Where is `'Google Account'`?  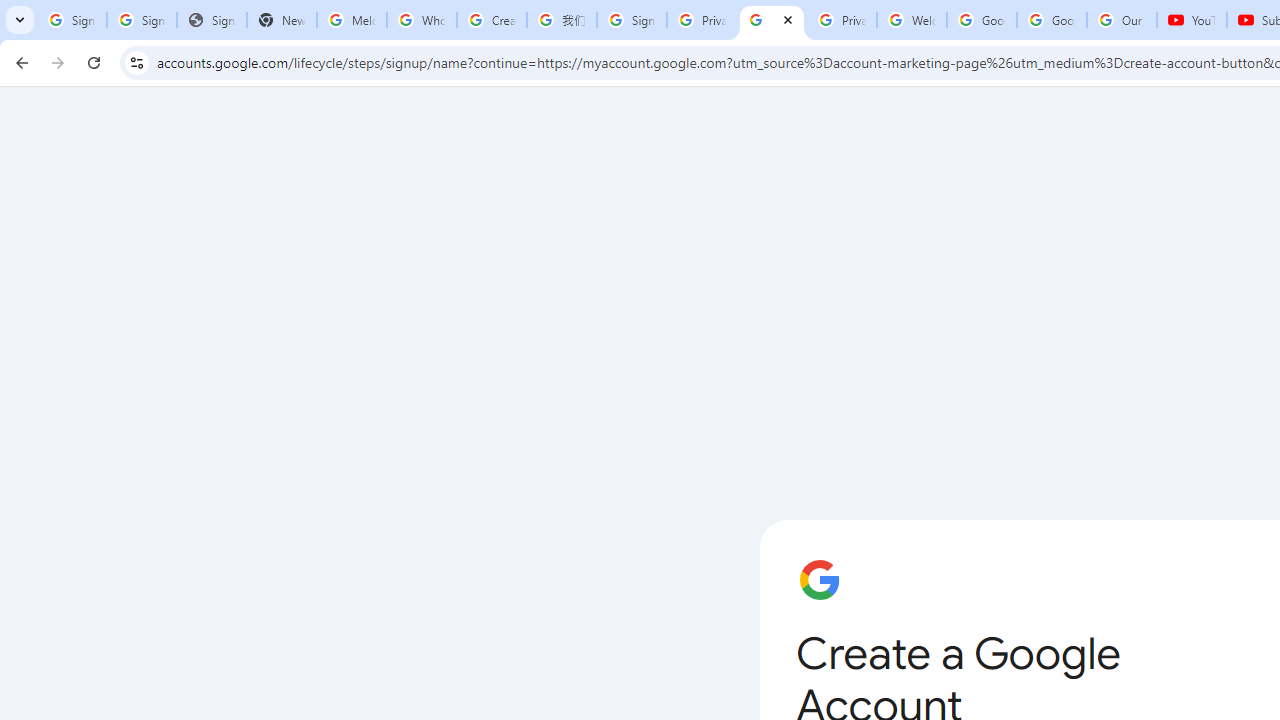 'Google Account' is located at coordinates (1051, 20).